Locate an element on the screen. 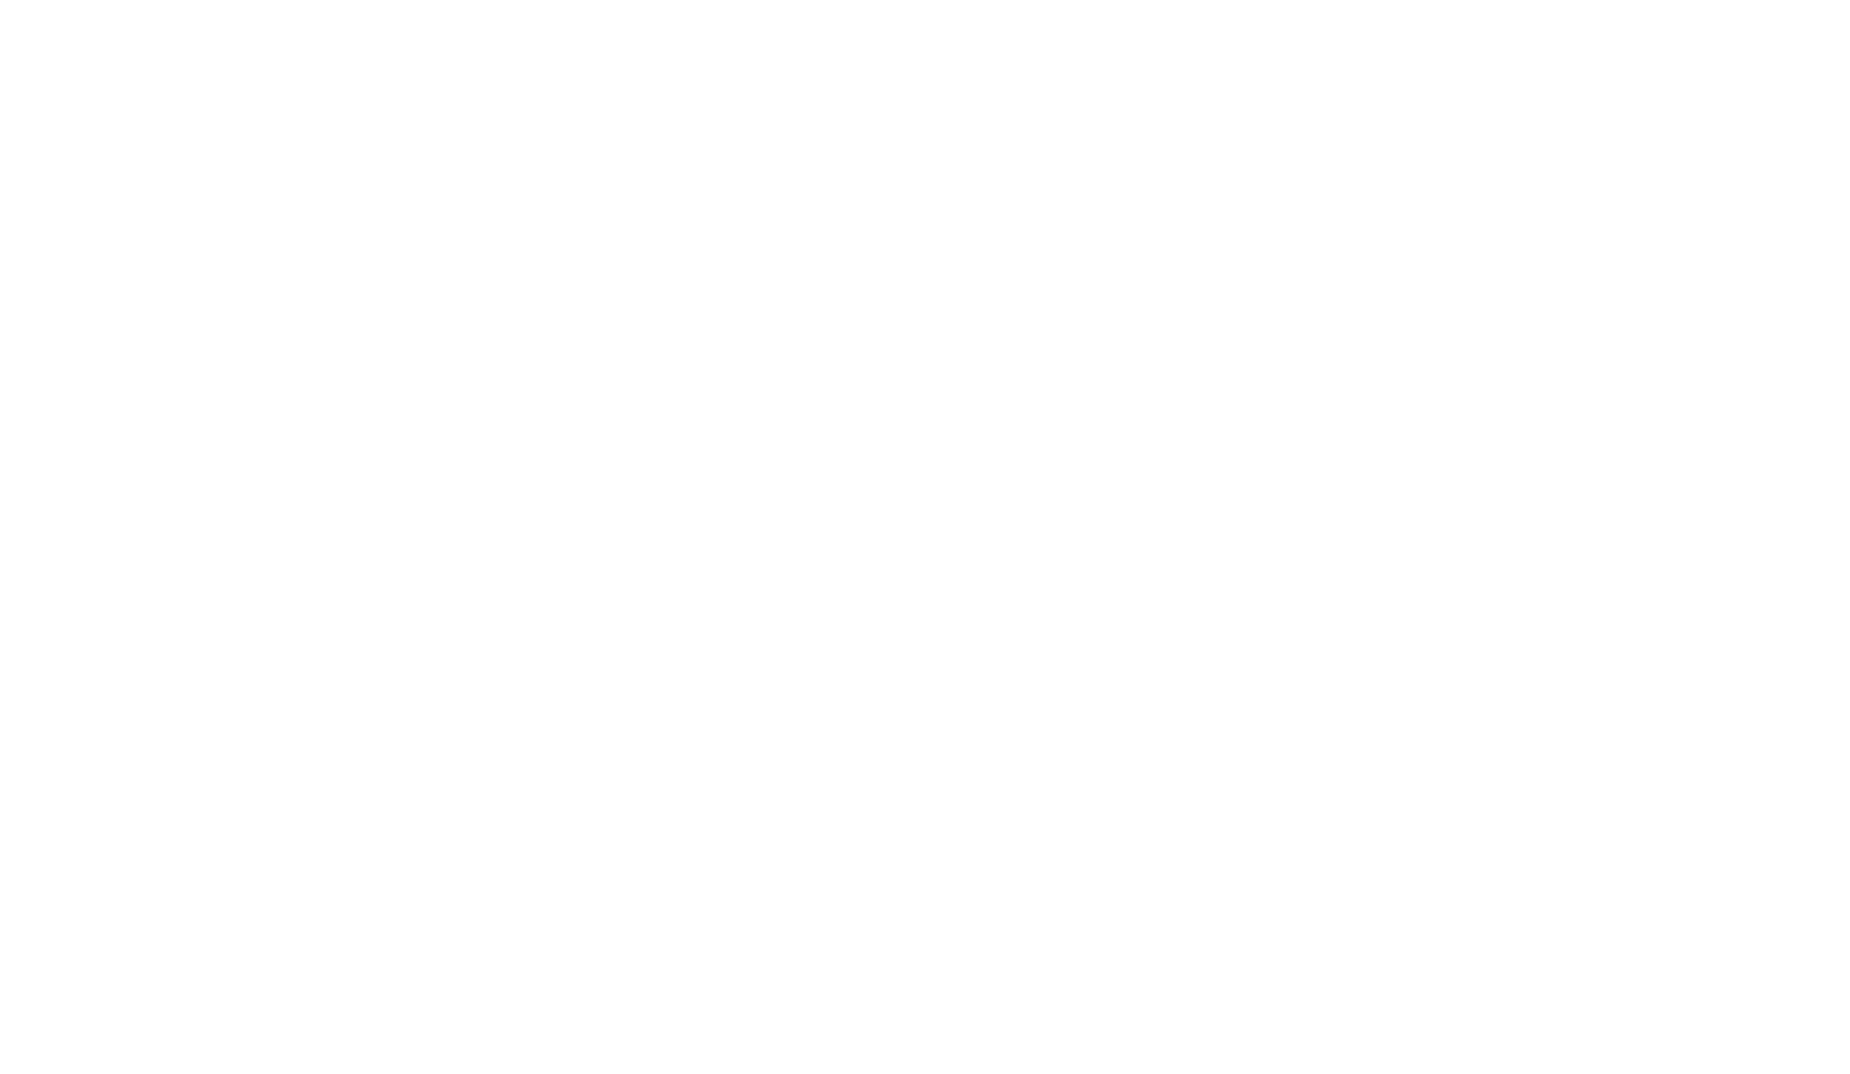 The height and width of the screenshot is (1074, 1850). 'Maroc' is located at coordinates (443, 214).